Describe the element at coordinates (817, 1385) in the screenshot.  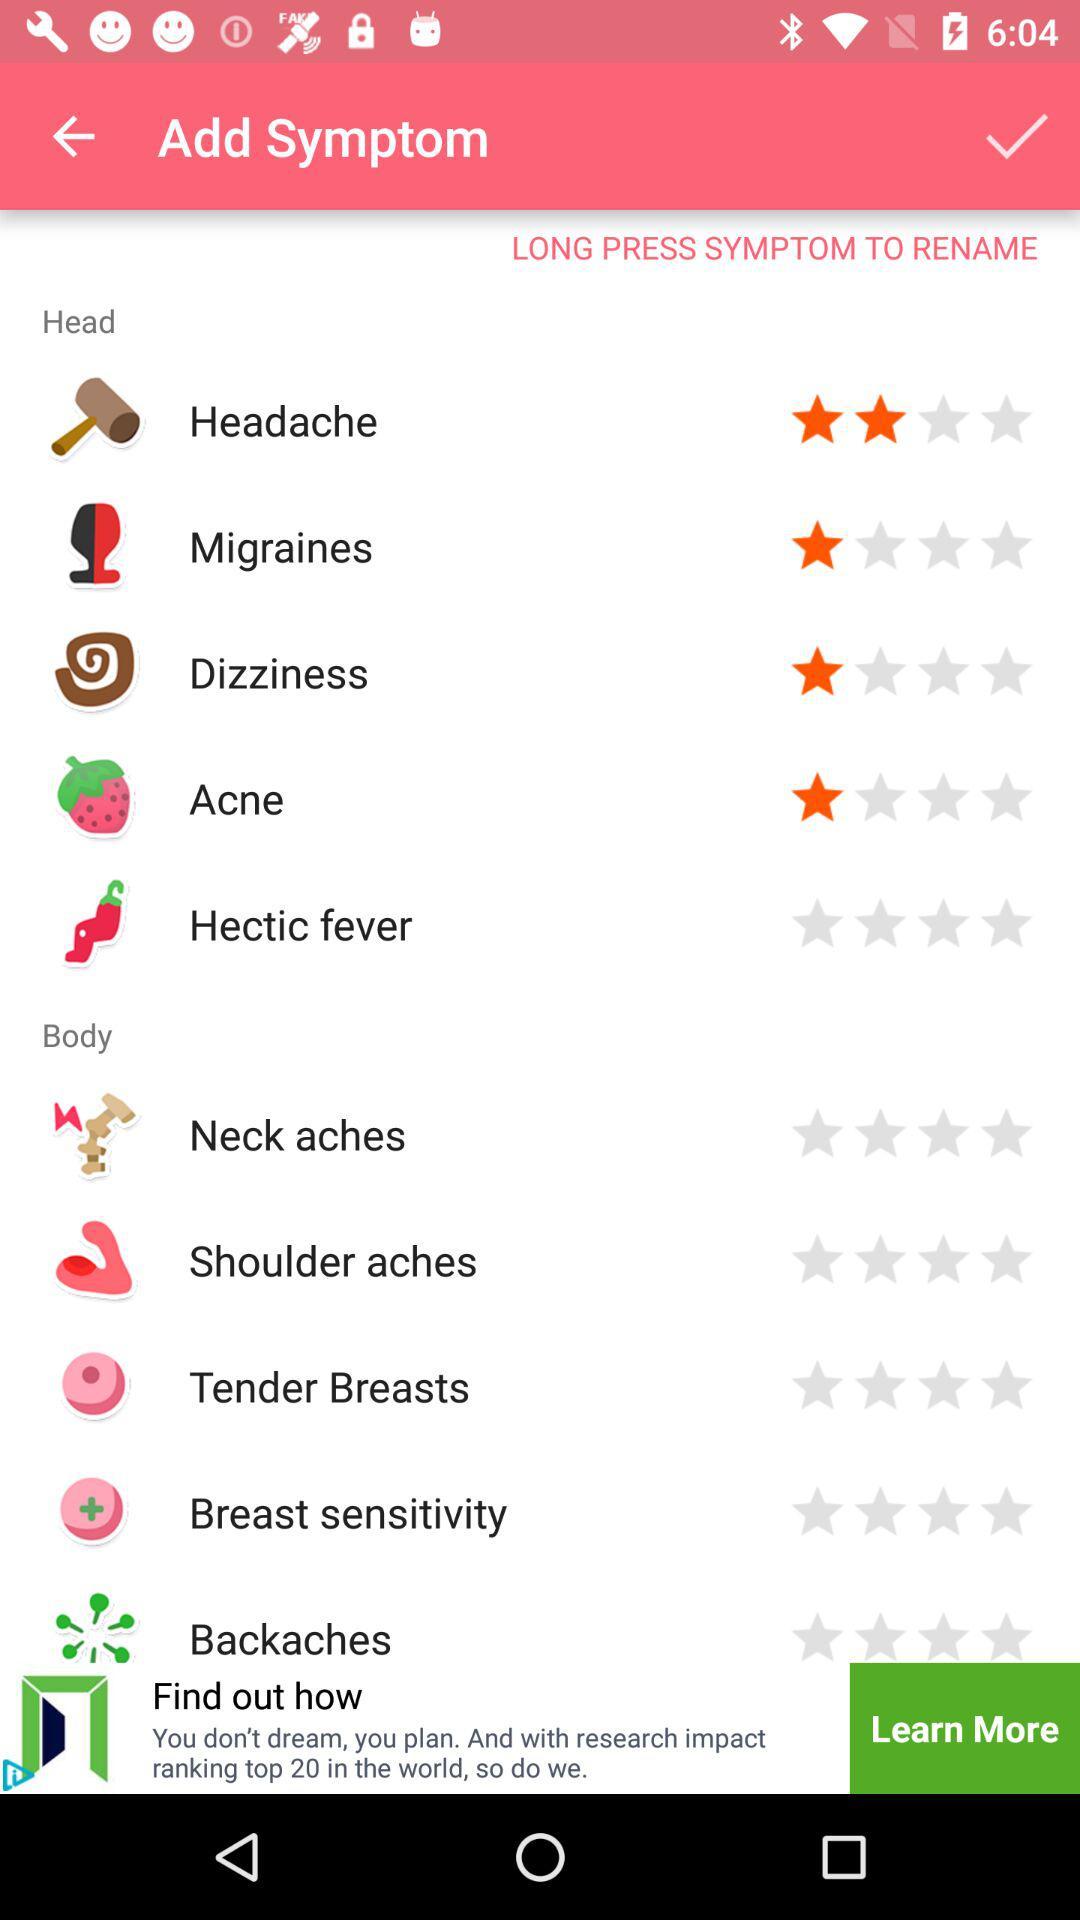
I see `rate tender breasts 1 star` at that location.